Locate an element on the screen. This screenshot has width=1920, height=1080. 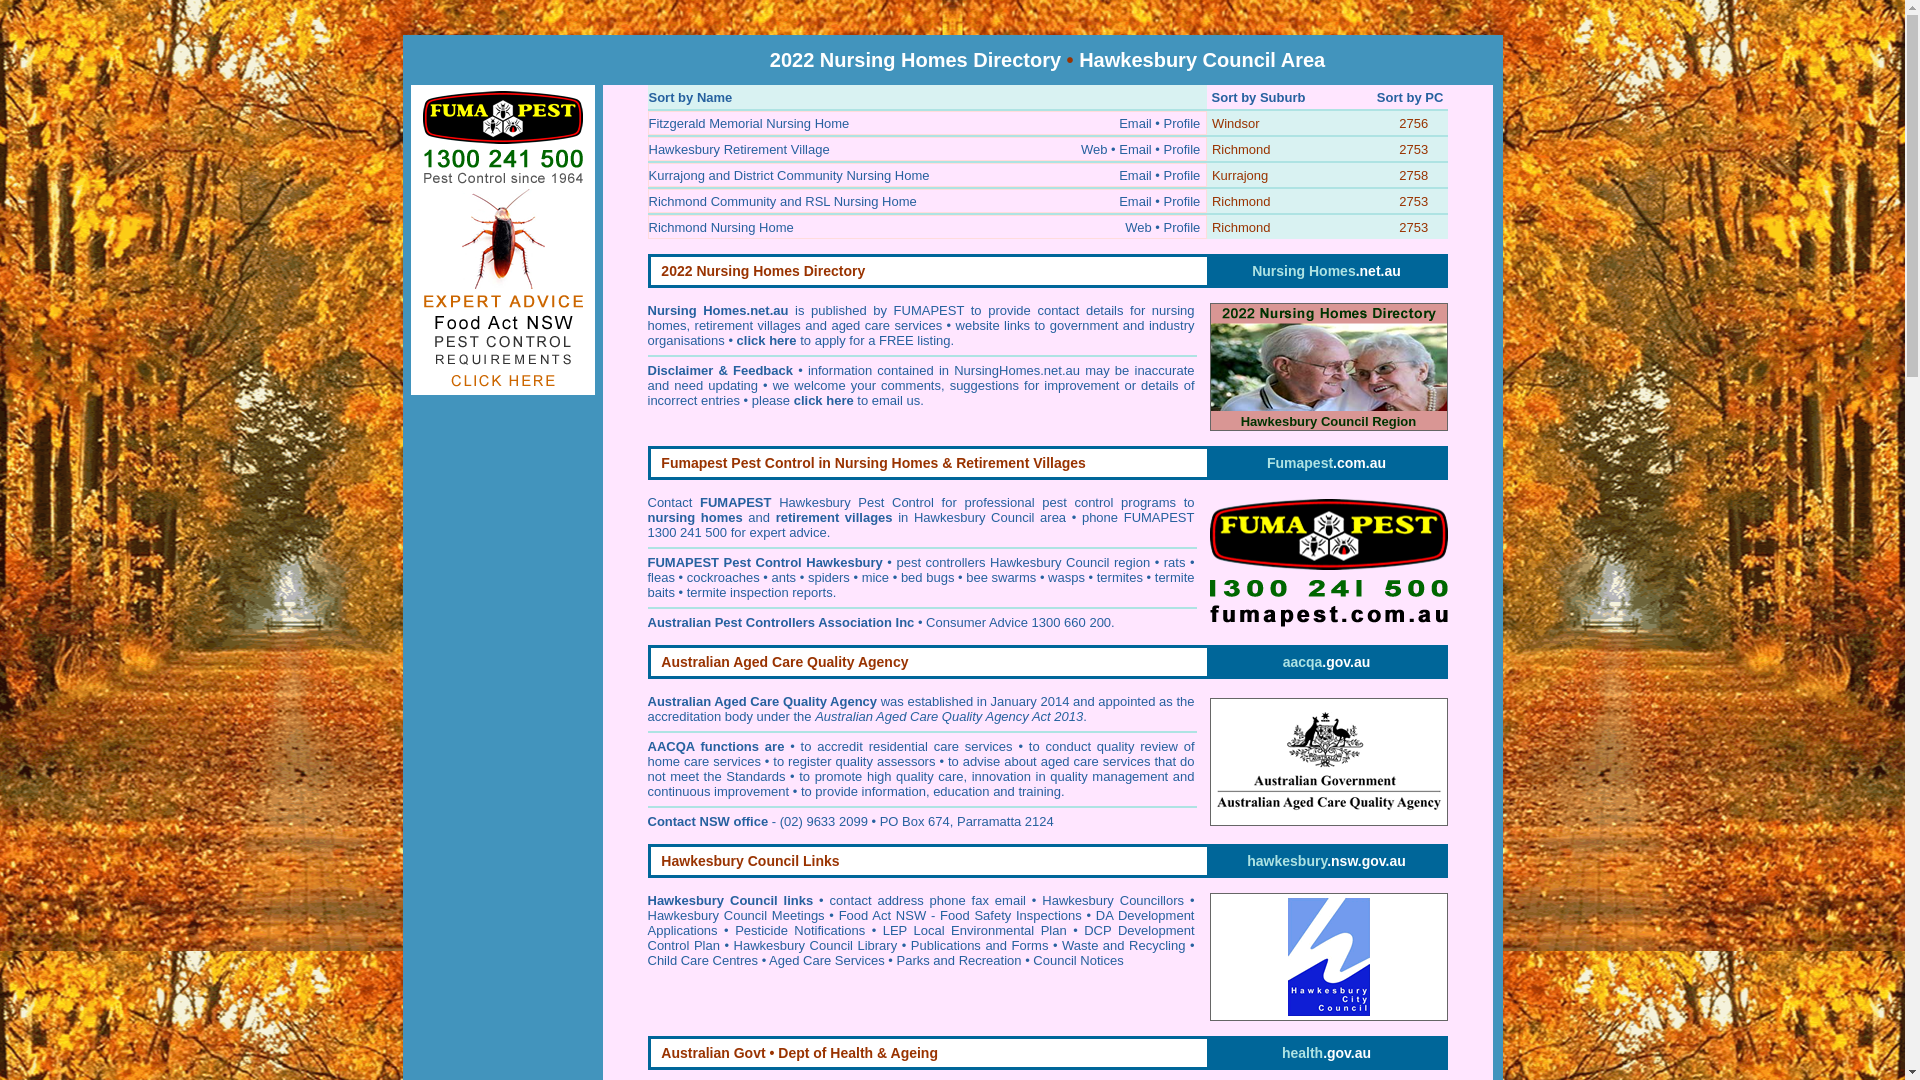
'bee swarms' is located at coordinates (1001, 577).